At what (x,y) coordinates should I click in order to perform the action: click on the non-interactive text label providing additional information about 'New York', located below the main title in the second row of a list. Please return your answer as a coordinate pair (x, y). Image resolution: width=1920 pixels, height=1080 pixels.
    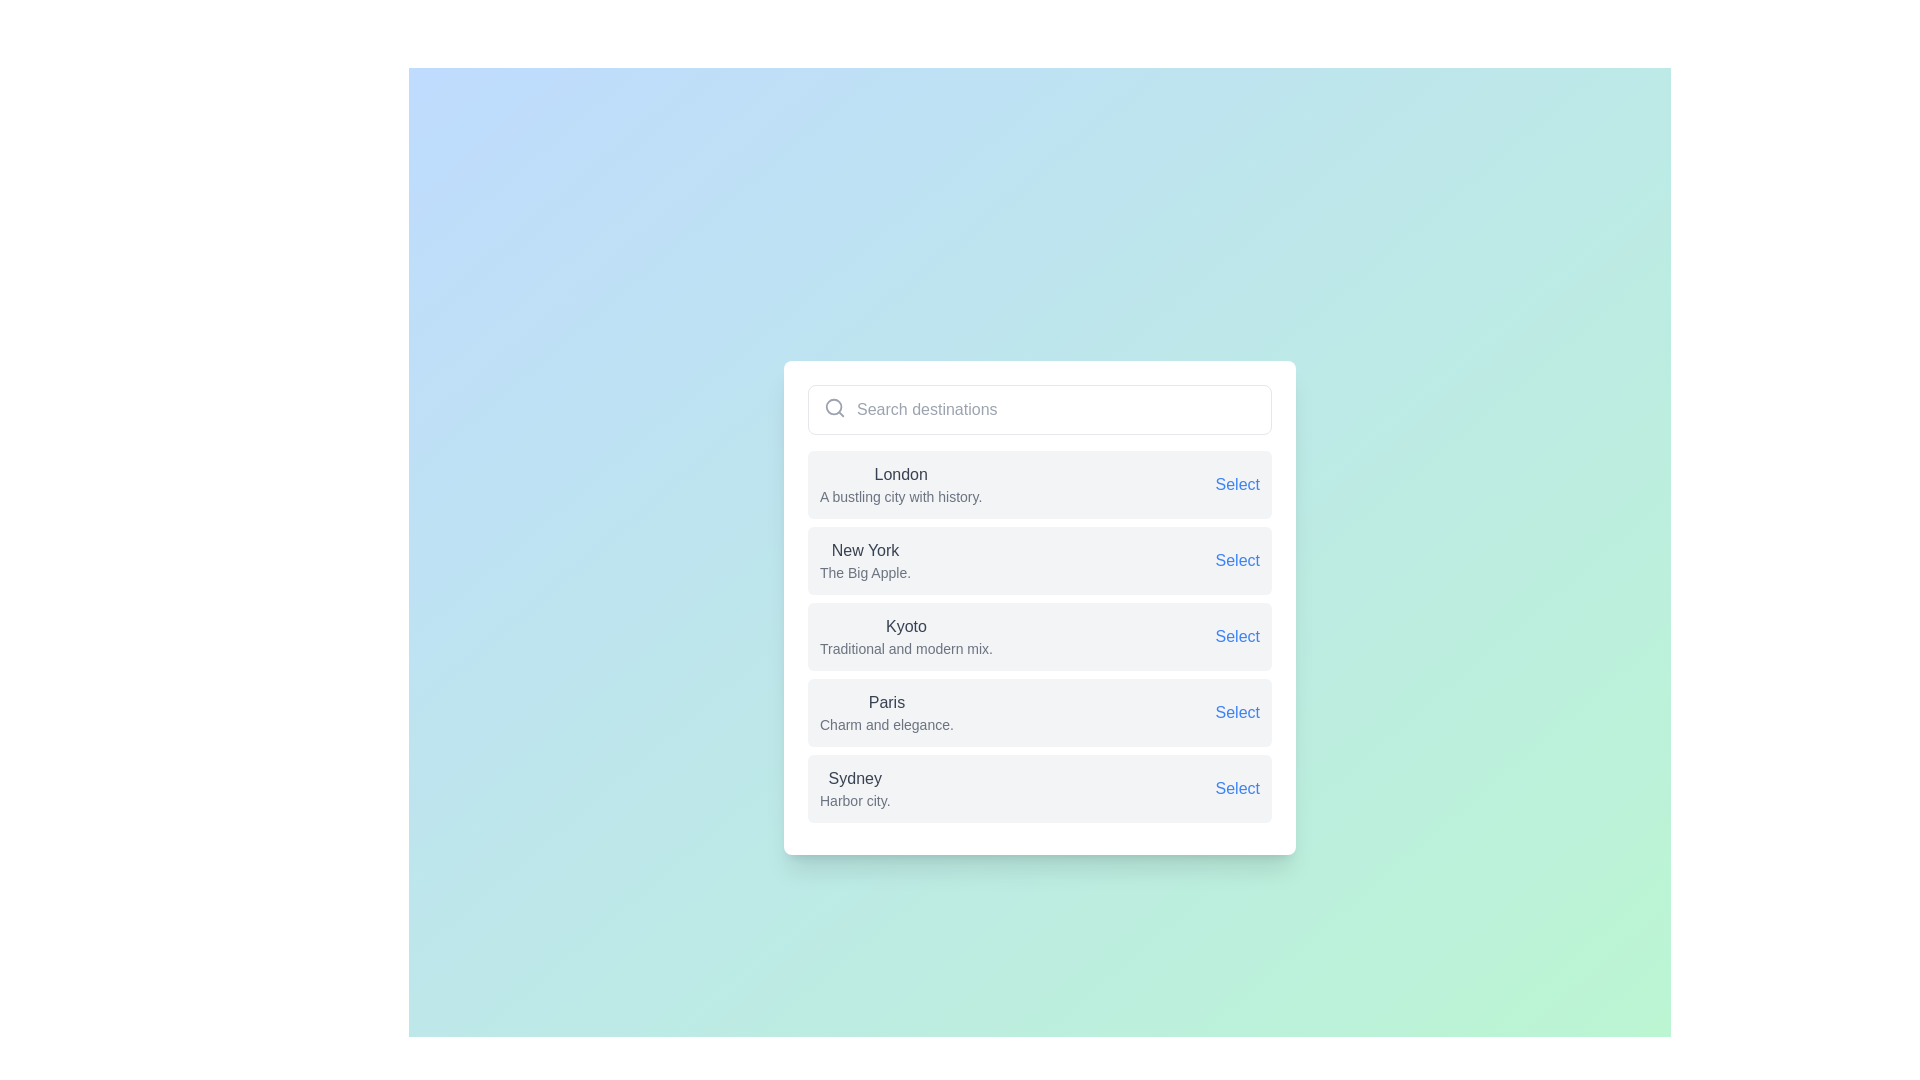
    Looking at the image, I should click on (865, 573).